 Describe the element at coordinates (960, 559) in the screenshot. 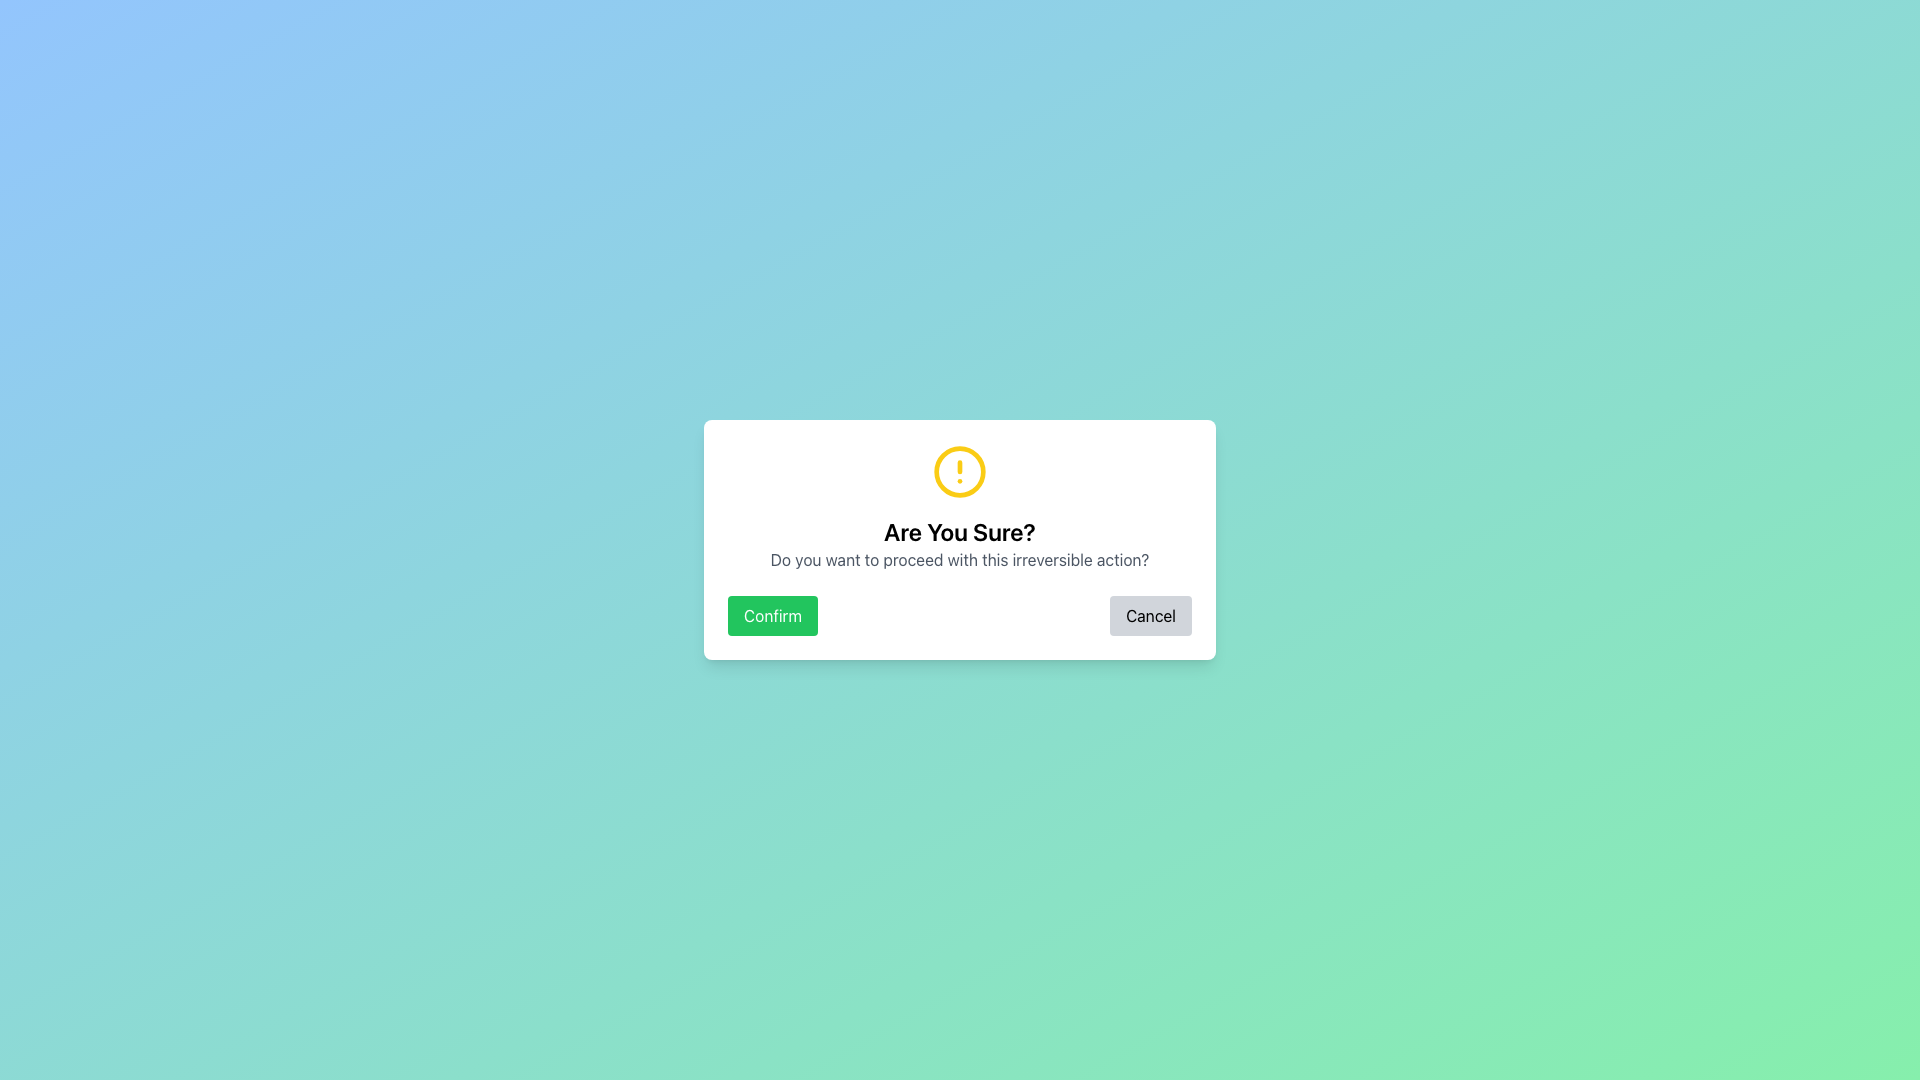

I see `the static text element that reads 'Do you want to proceed with this irreversible action?', which is styled with a gray font and located below the title 'Are You Sure?' in a modal structure` at that location.